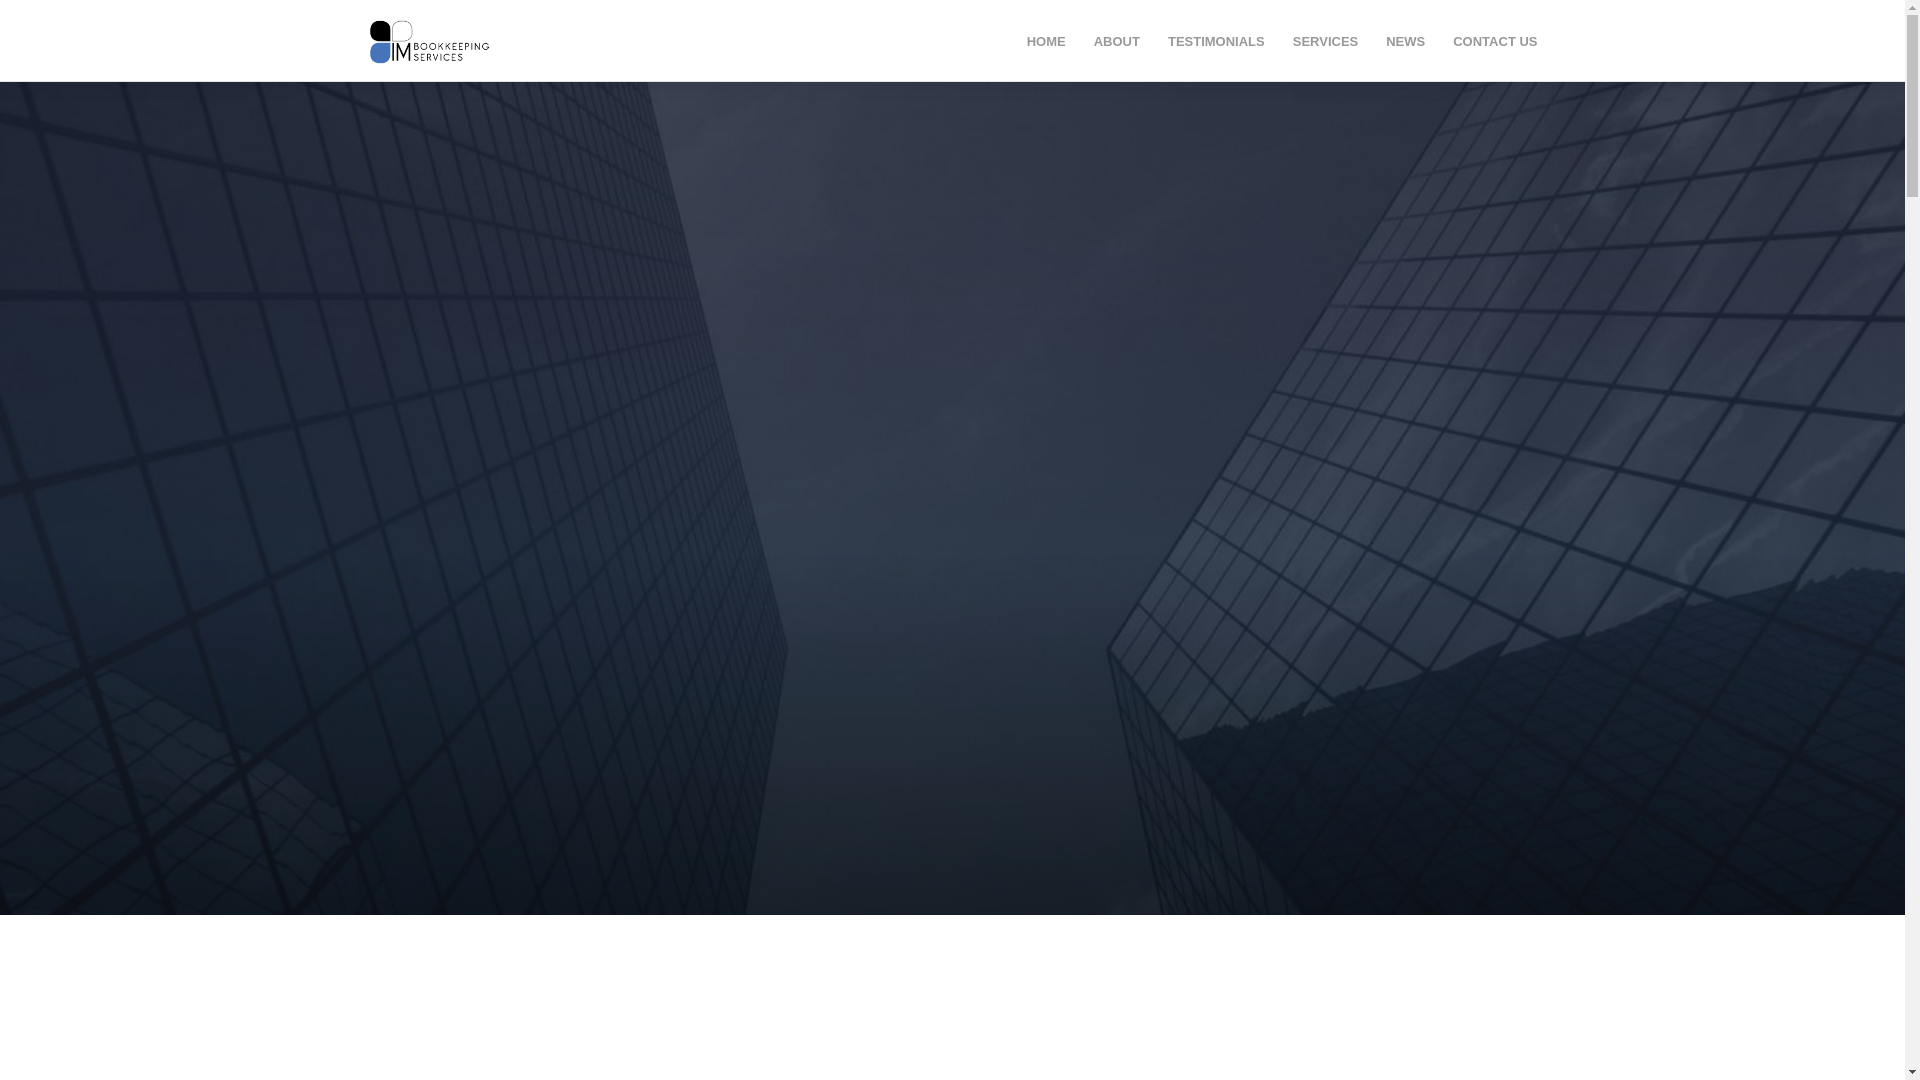  What do you see at coordinates (1404, 41) in the screenshot?
I see `'NEWS'` at bounding box center [1404, 41].